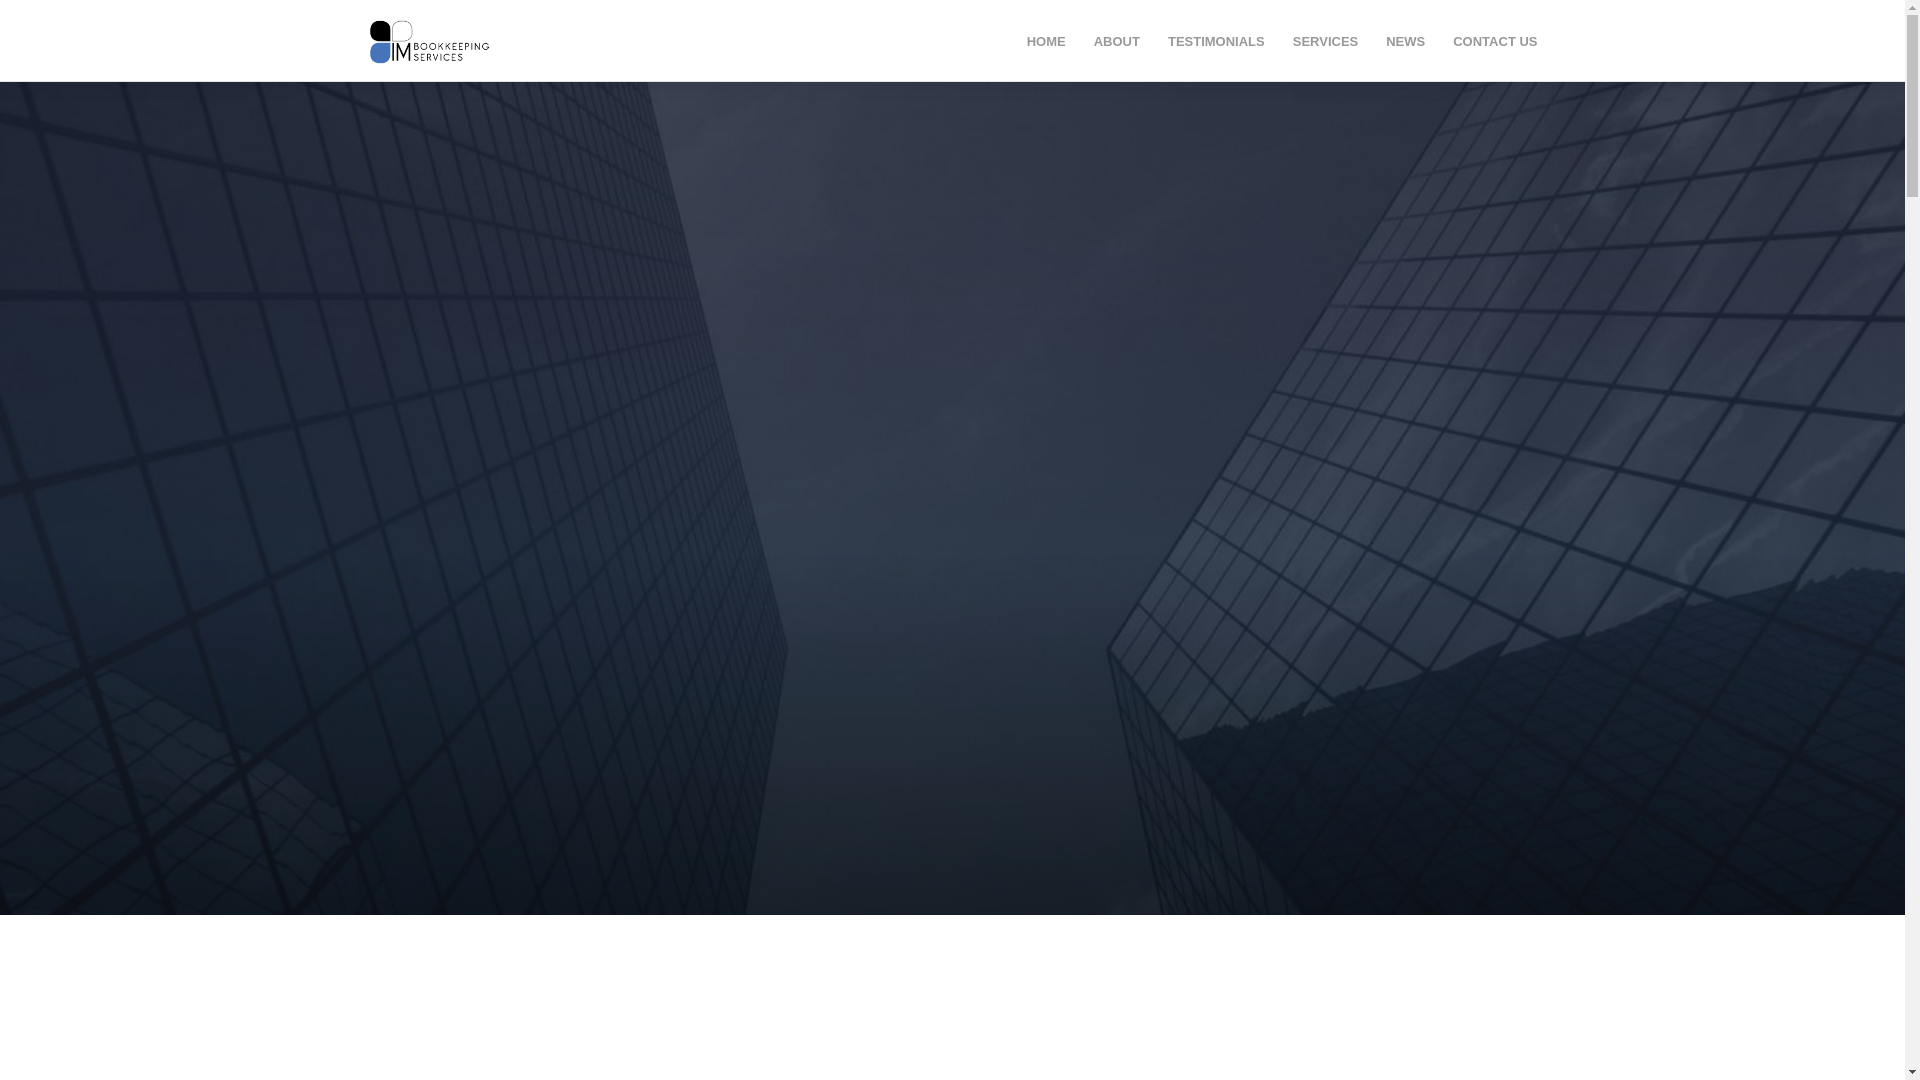  What do you see at coordinates (1404, 41) in the screenshot?
I see `'NEWS'` at bounding box center [1404, 41].